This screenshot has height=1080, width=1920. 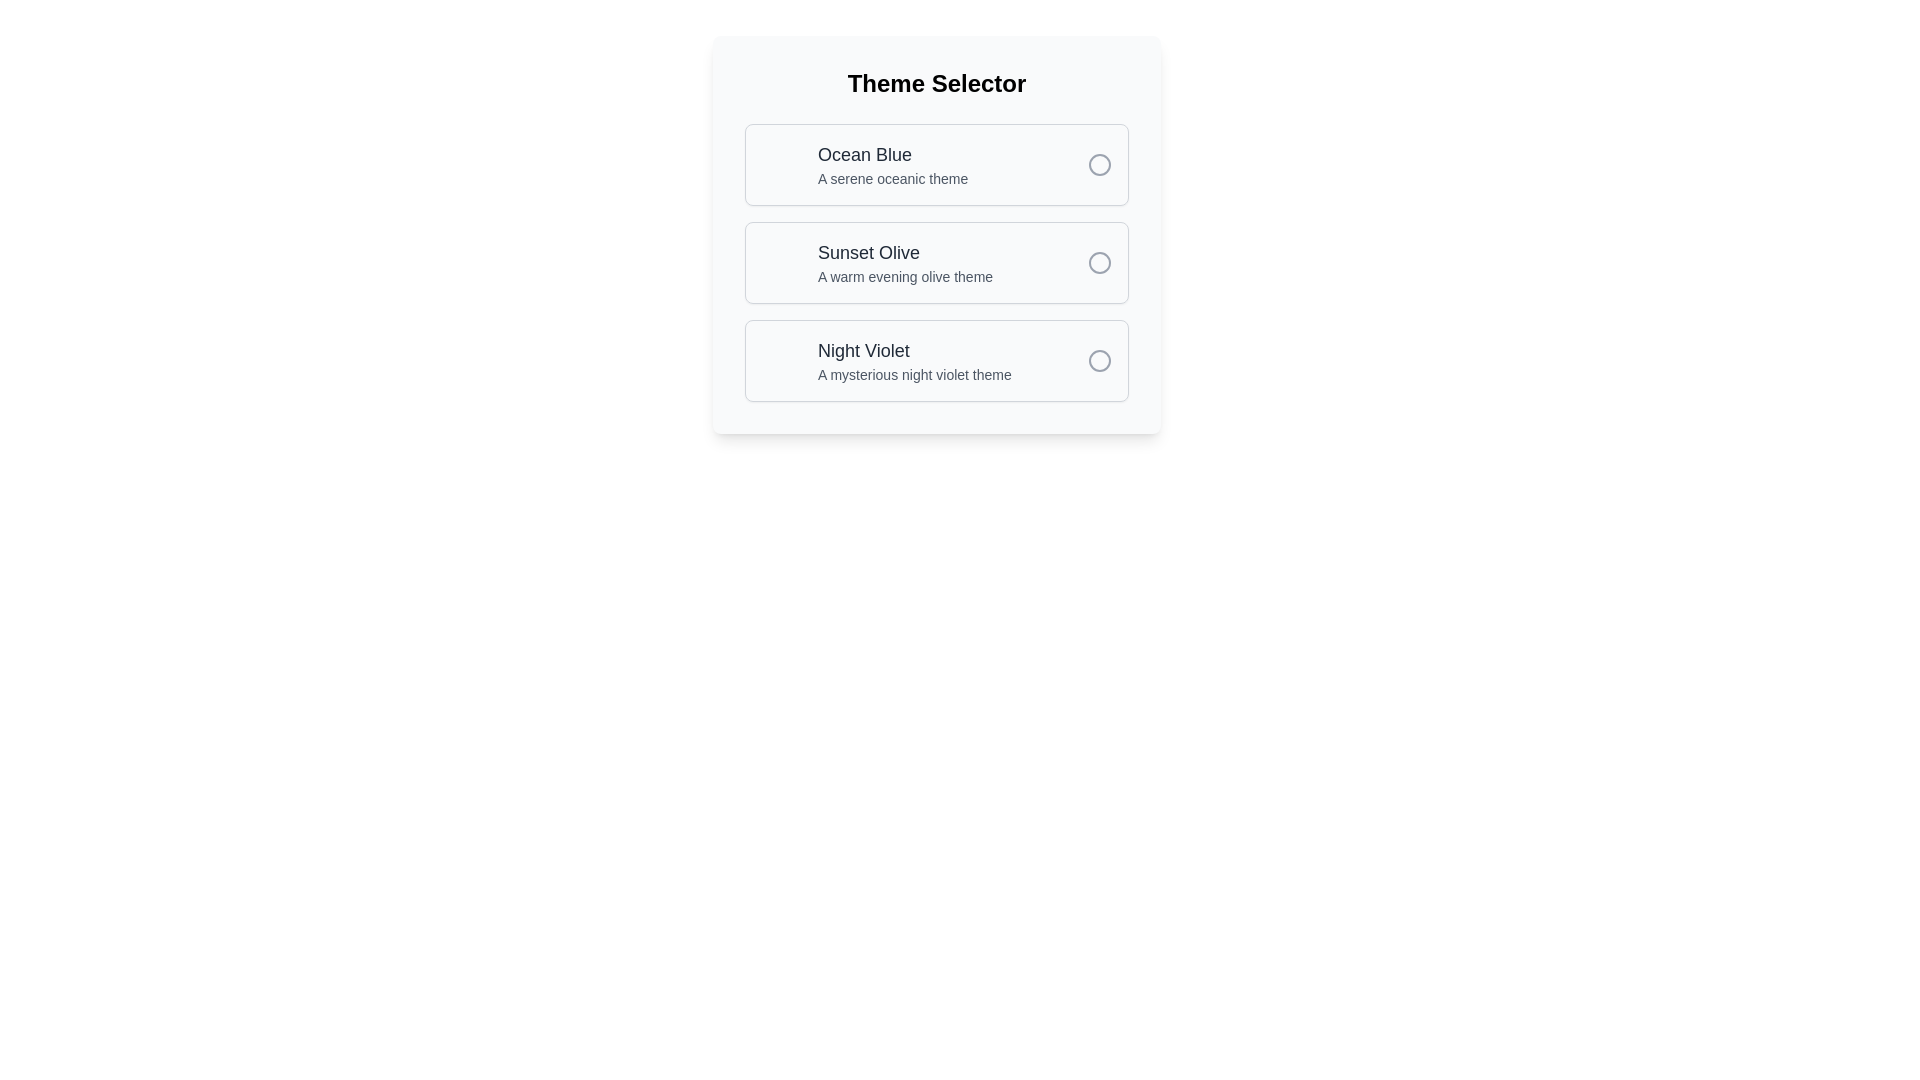 What do you see at coordinates (1098, 361) in the screenshot?
I see `the unfilled circular radio button styled in gray, located at the far right side of the 'Night Violet' theme selector row` at bounding box center [1098, 361].